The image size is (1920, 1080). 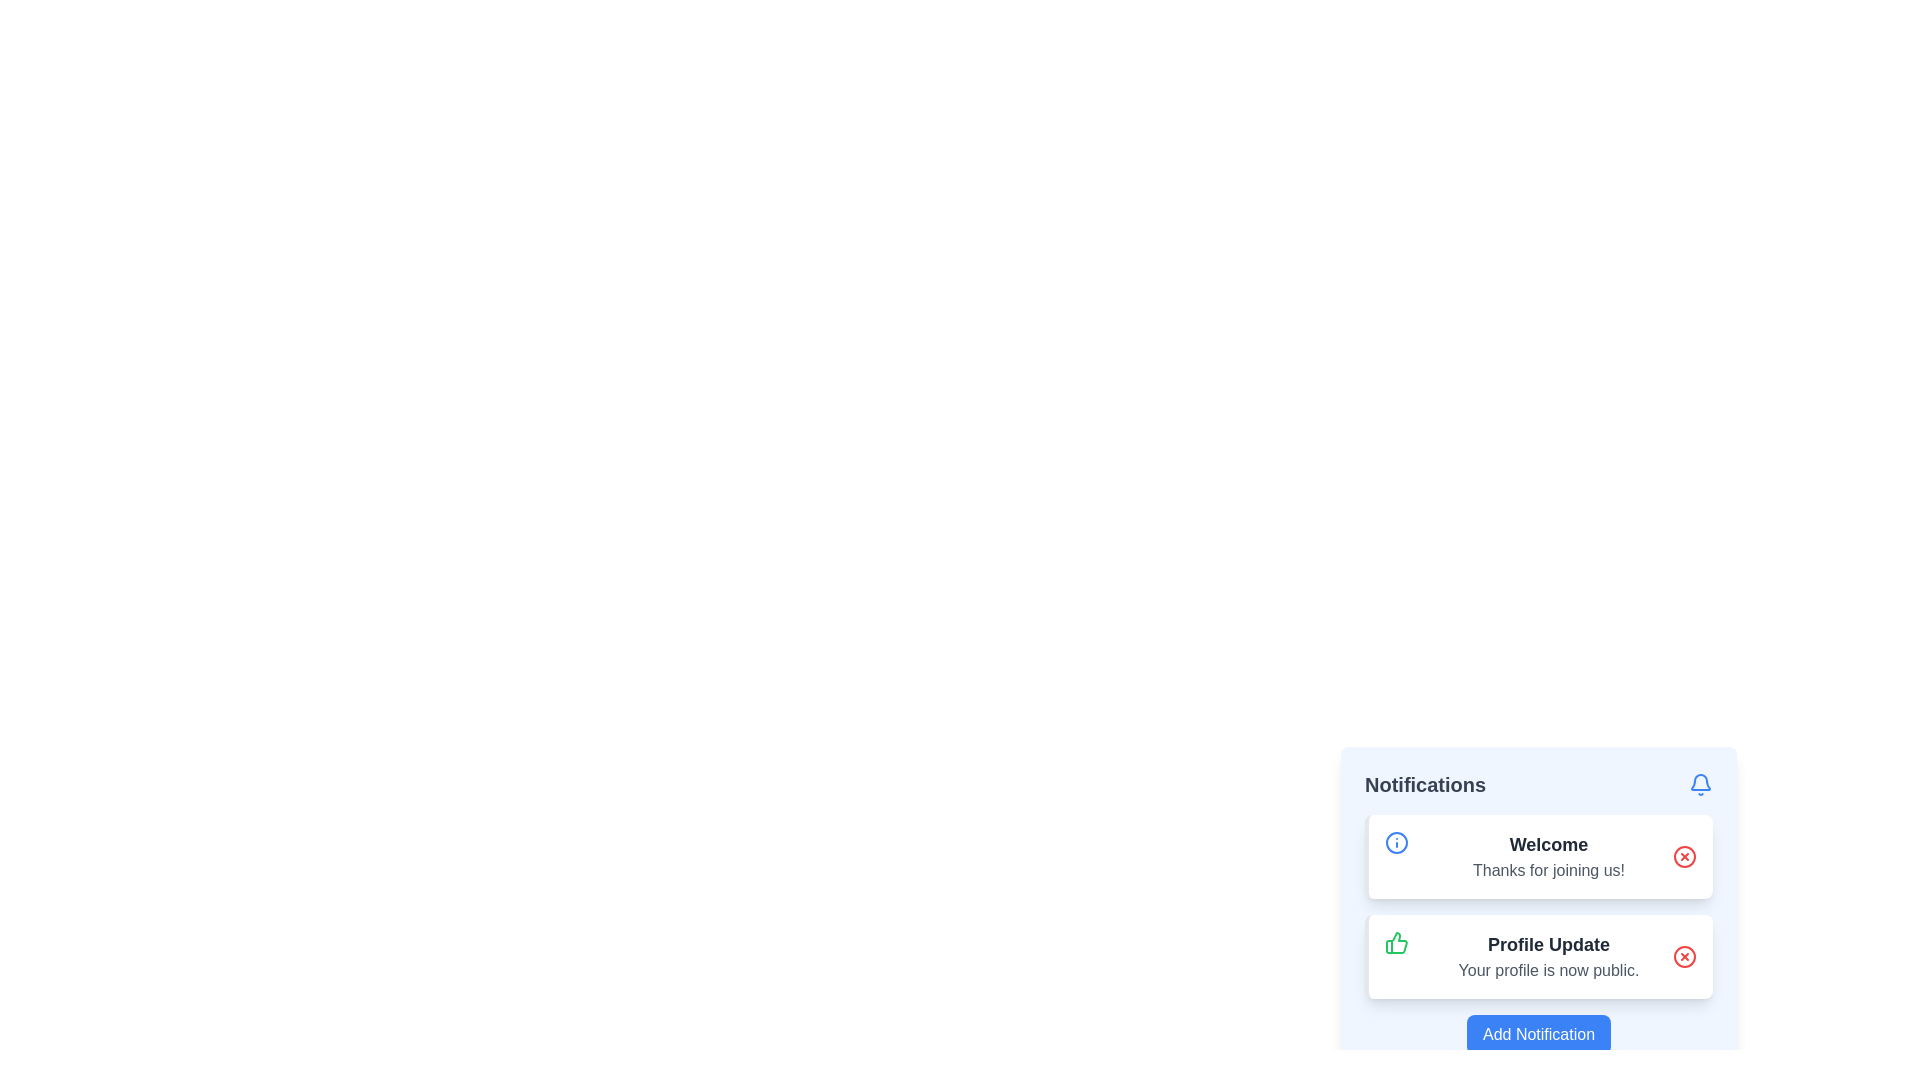 I want to click on the 'Profile Update' text label, which is bold and larger in size, located in the second notification block of the 'Notifications' panel, positioned above the subtext 'Your profile is now public.', so click(x=1548, y=945).